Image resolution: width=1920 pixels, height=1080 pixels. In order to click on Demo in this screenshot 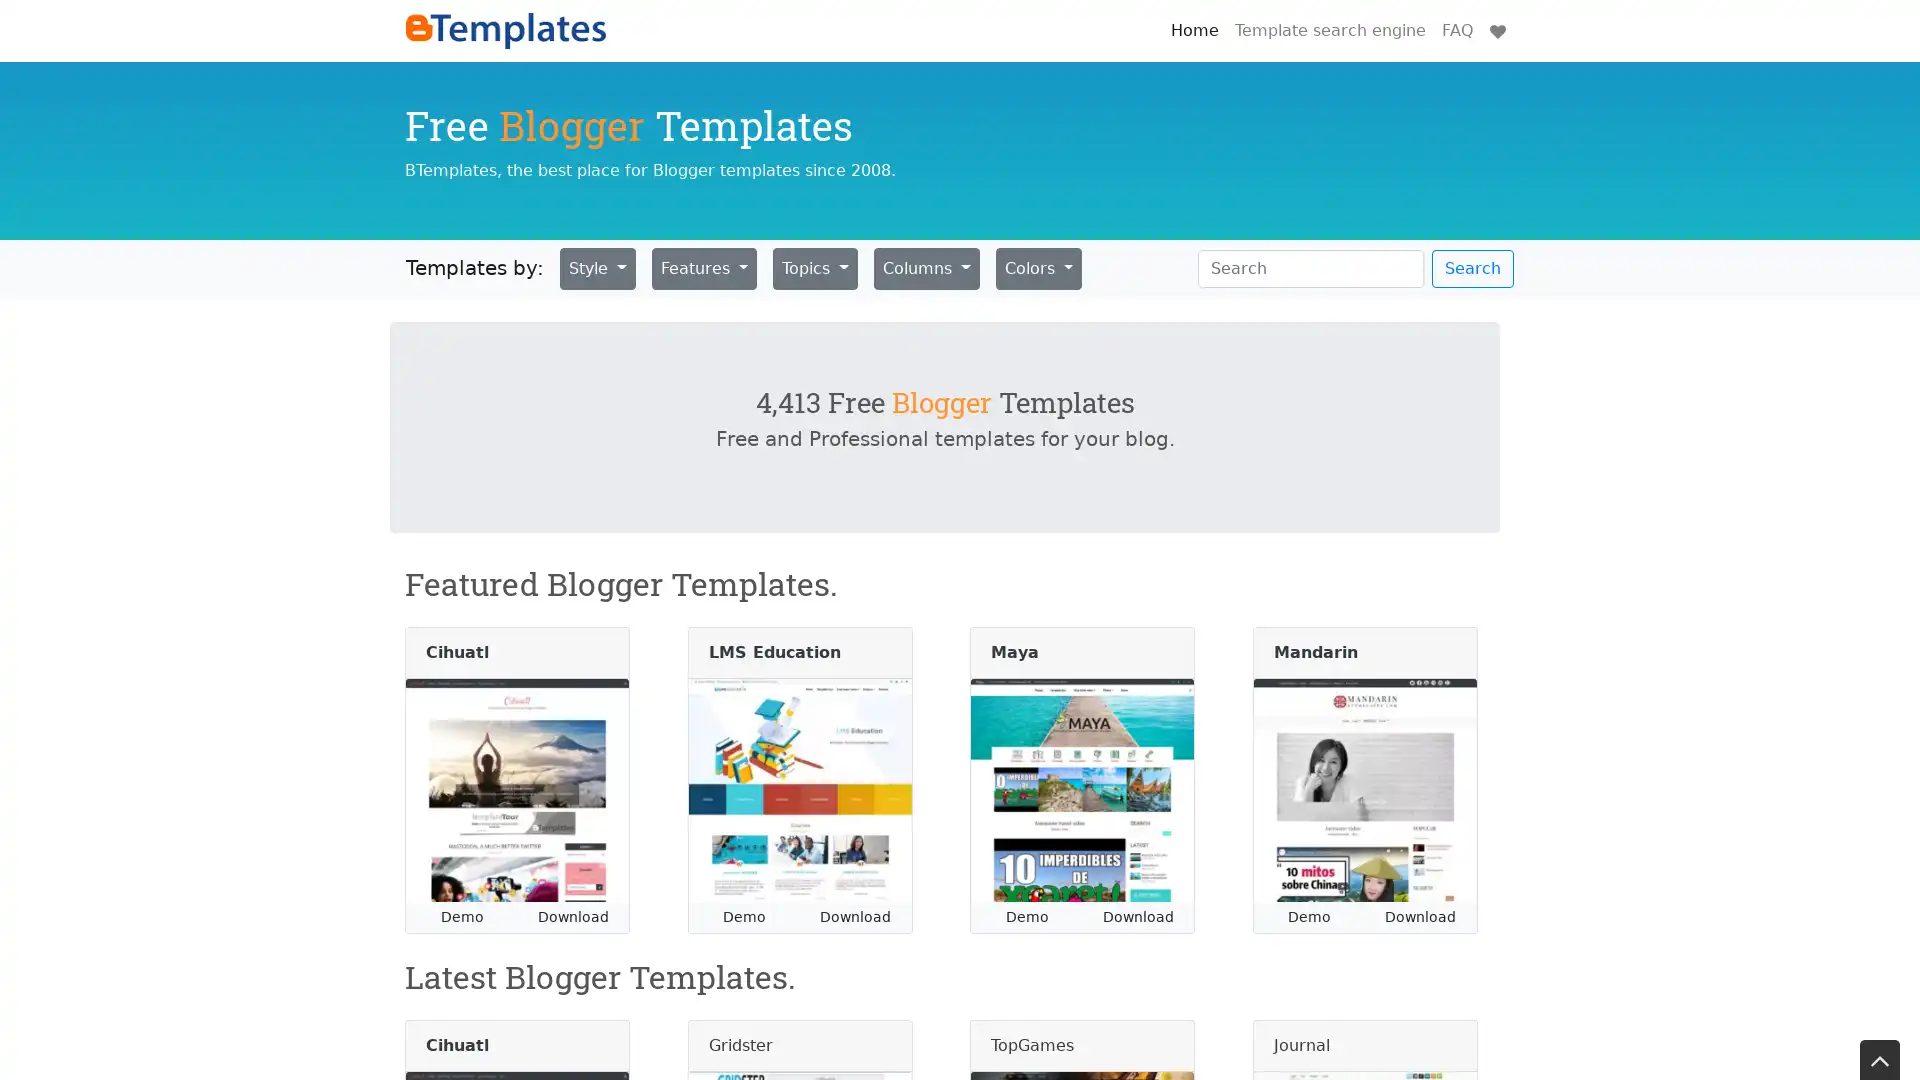, I will do `click(1309, 916)`.